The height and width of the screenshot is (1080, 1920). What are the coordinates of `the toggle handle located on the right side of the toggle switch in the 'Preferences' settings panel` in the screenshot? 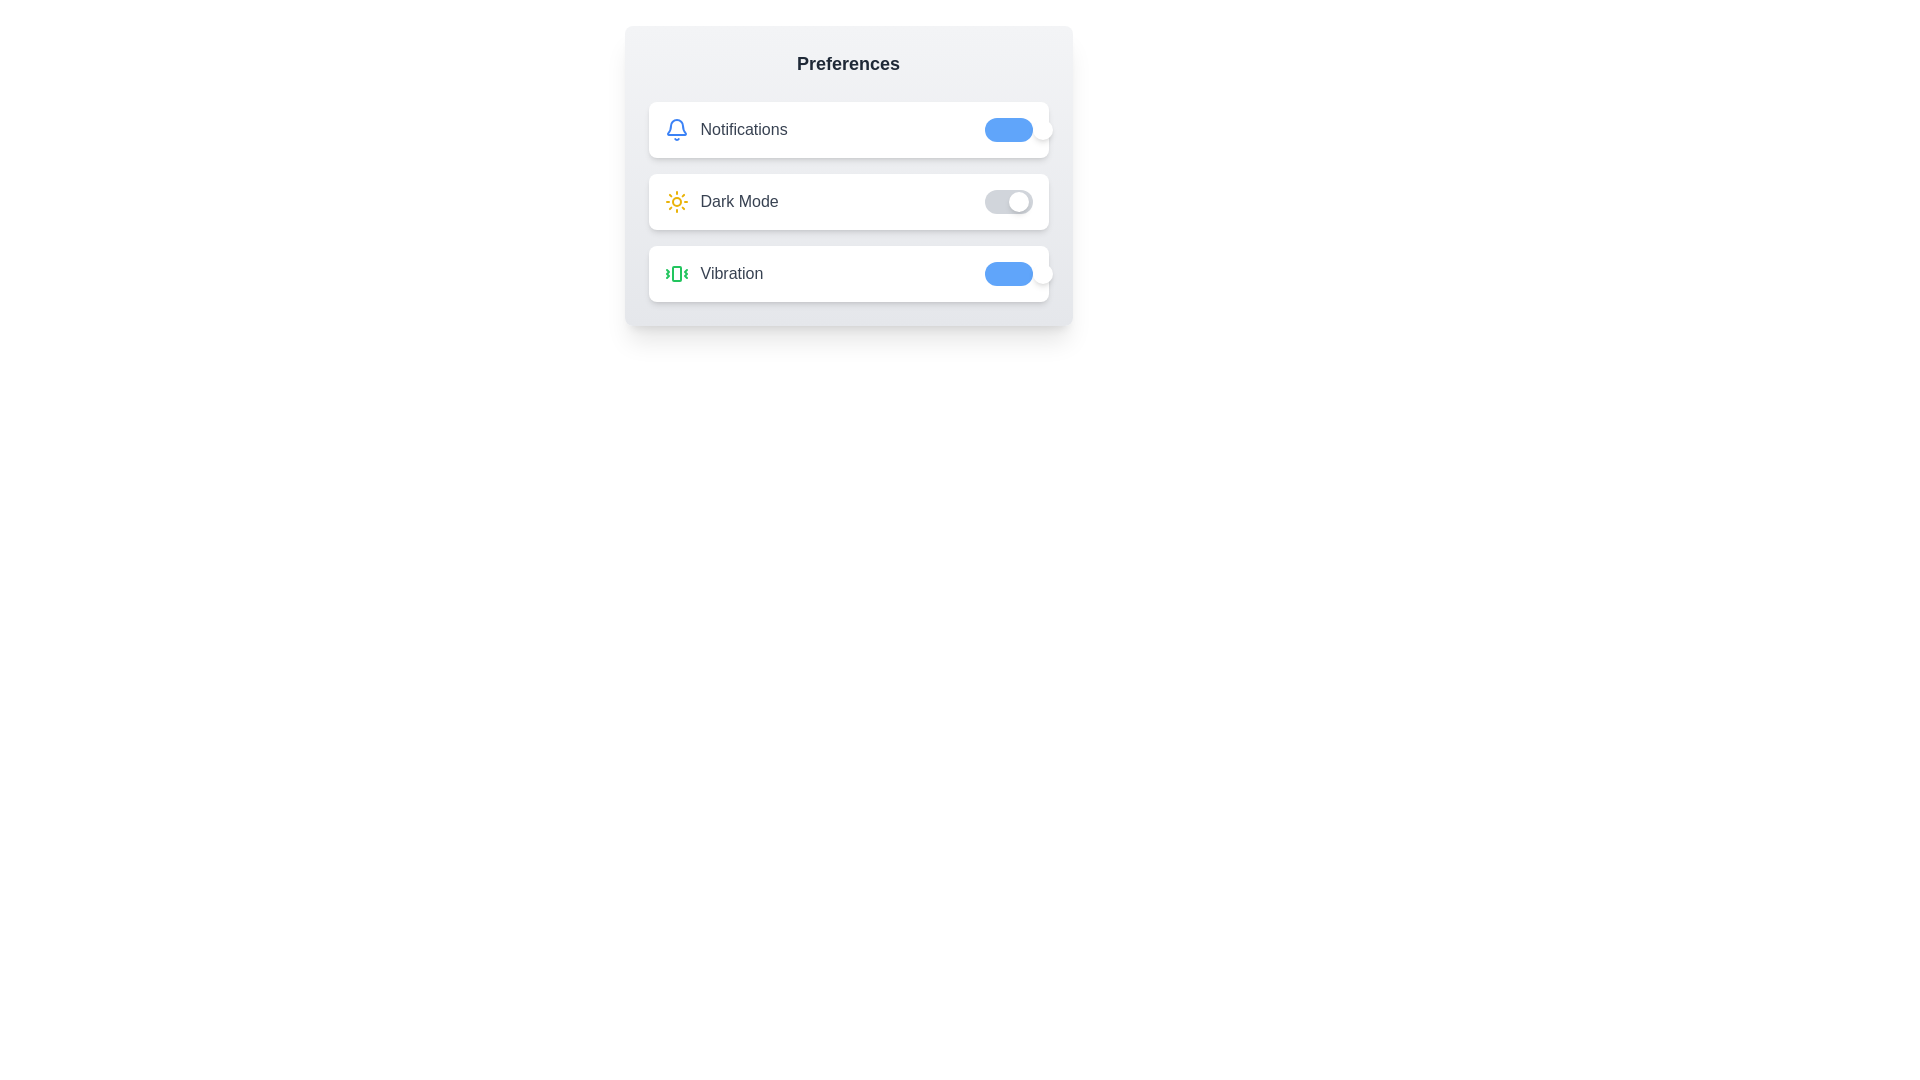 It's located at (1041, 130).